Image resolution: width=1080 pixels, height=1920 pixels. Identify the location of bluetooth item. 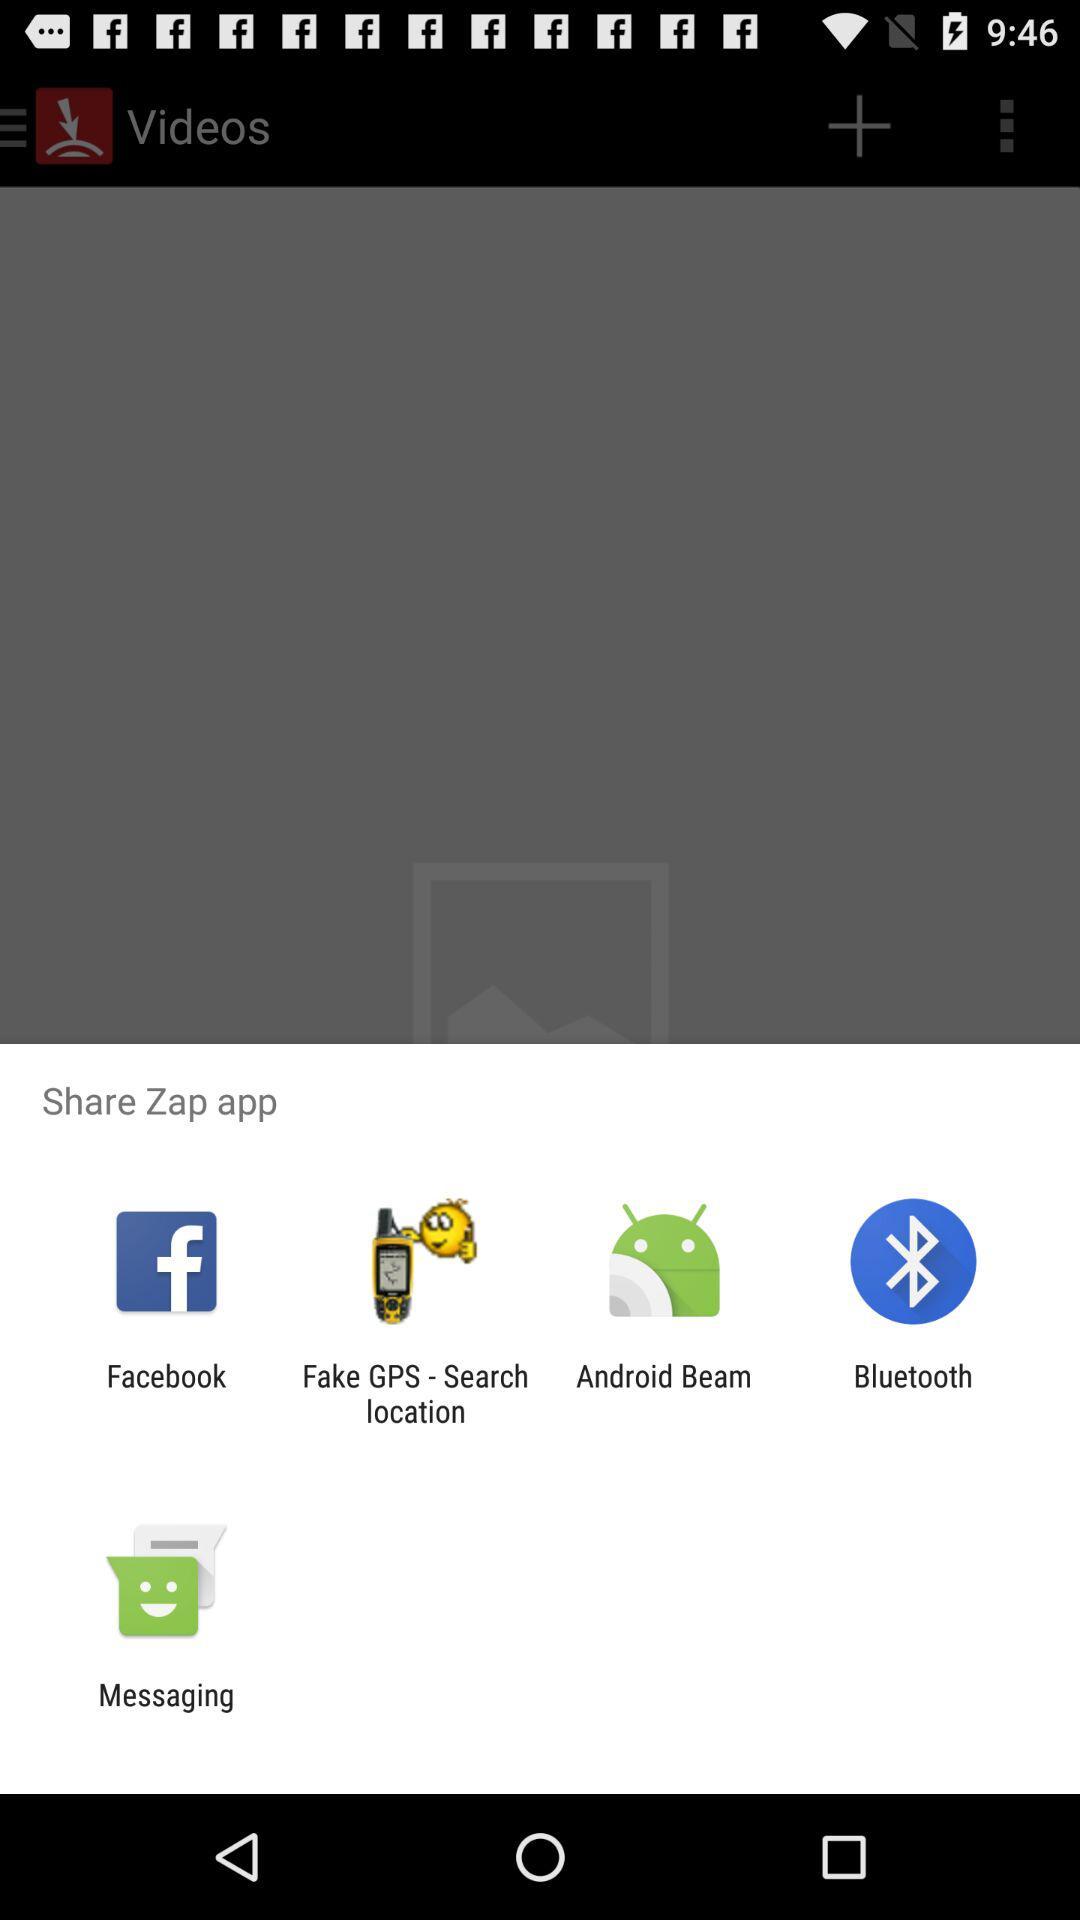
(913, 1392).